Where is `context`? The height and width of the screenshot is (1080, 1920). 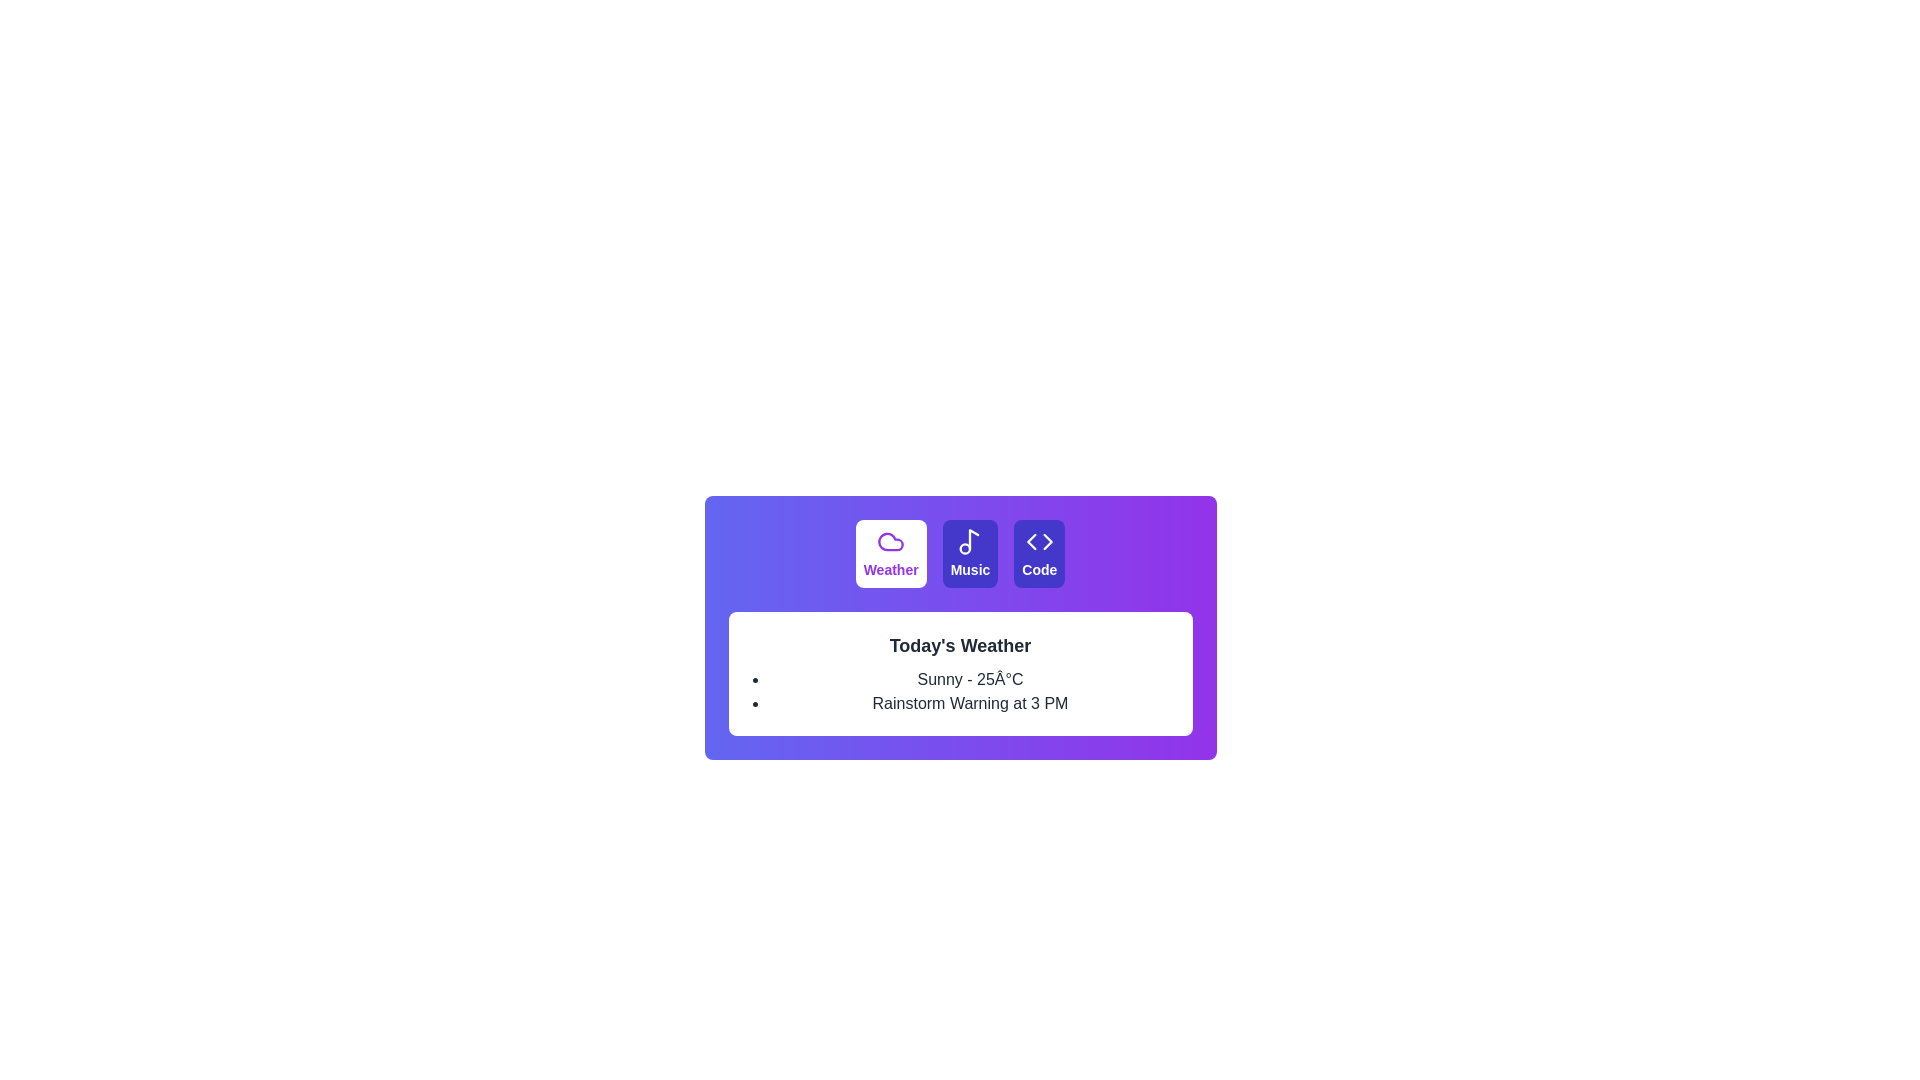
context is located at coordinates (970, 570).